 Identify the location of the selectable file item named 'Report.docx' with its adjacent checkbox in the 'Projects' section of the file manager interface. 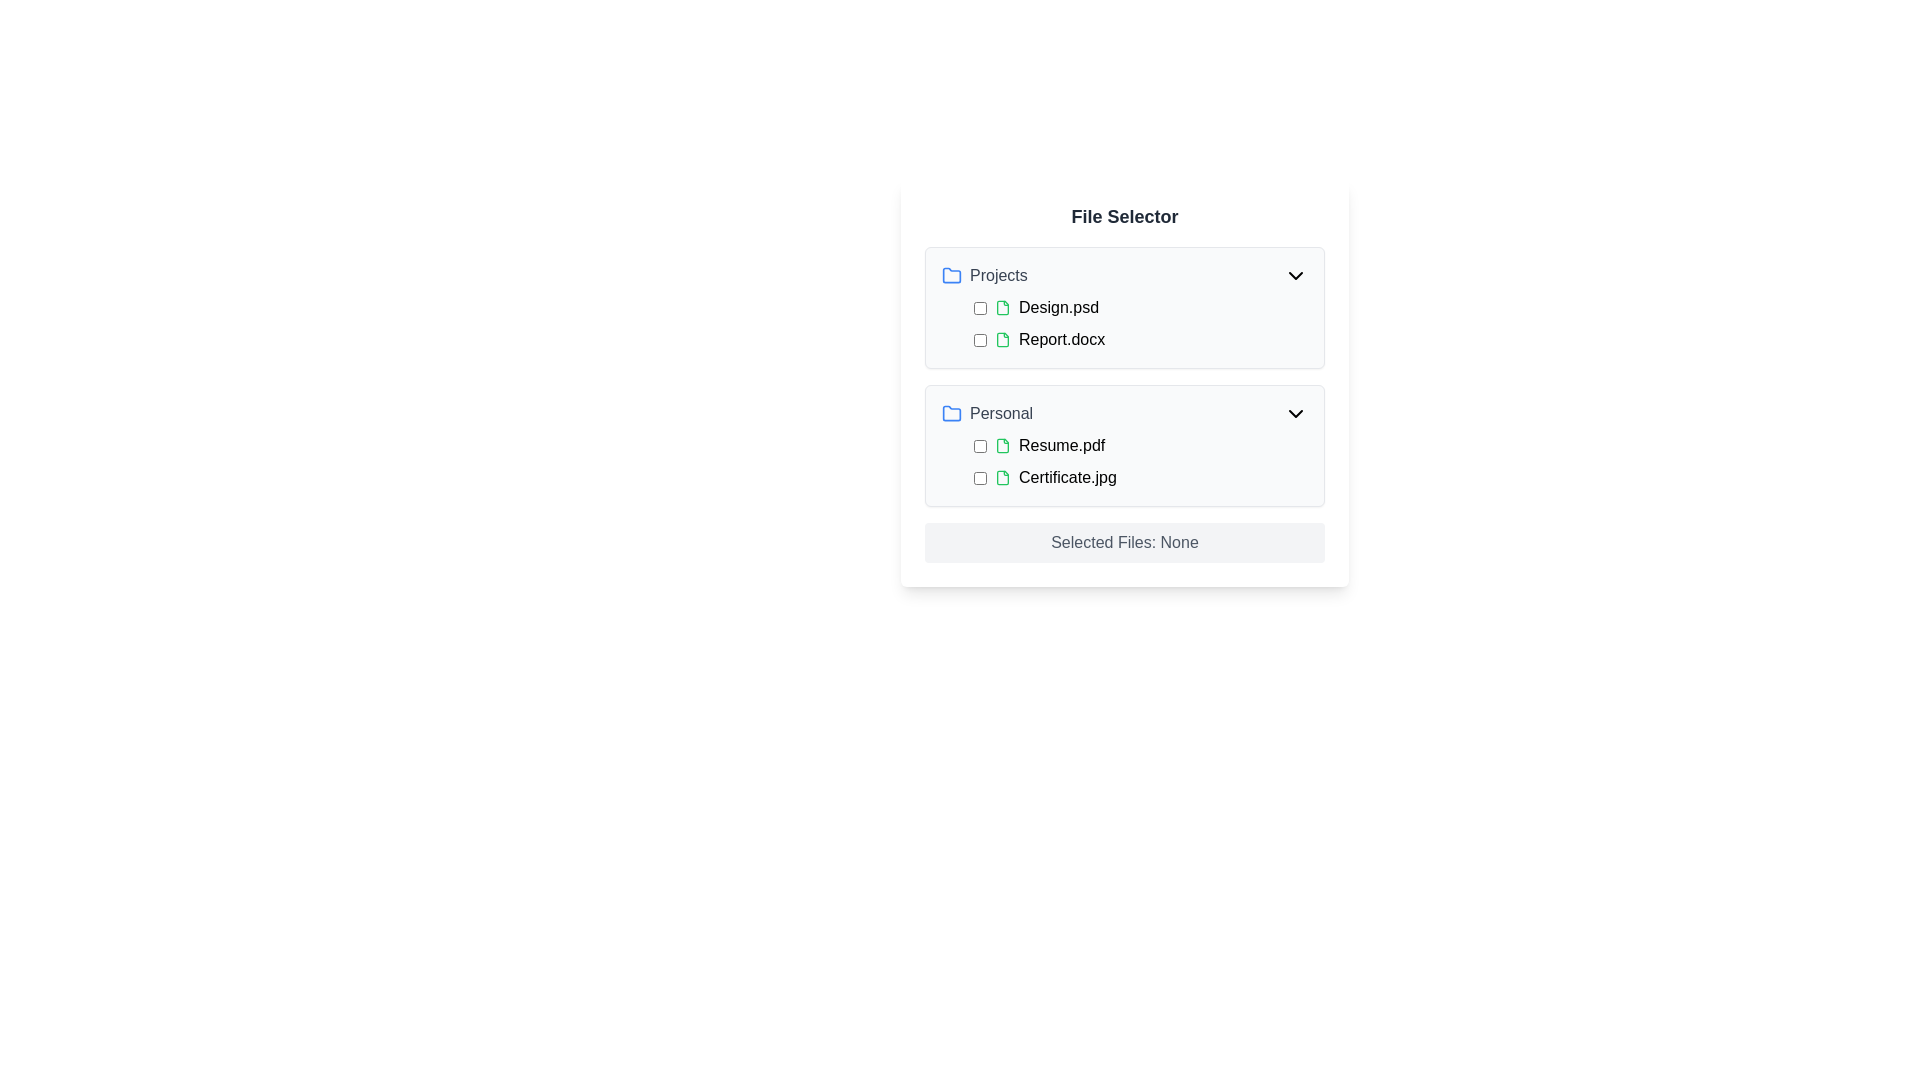
(1141, 338).